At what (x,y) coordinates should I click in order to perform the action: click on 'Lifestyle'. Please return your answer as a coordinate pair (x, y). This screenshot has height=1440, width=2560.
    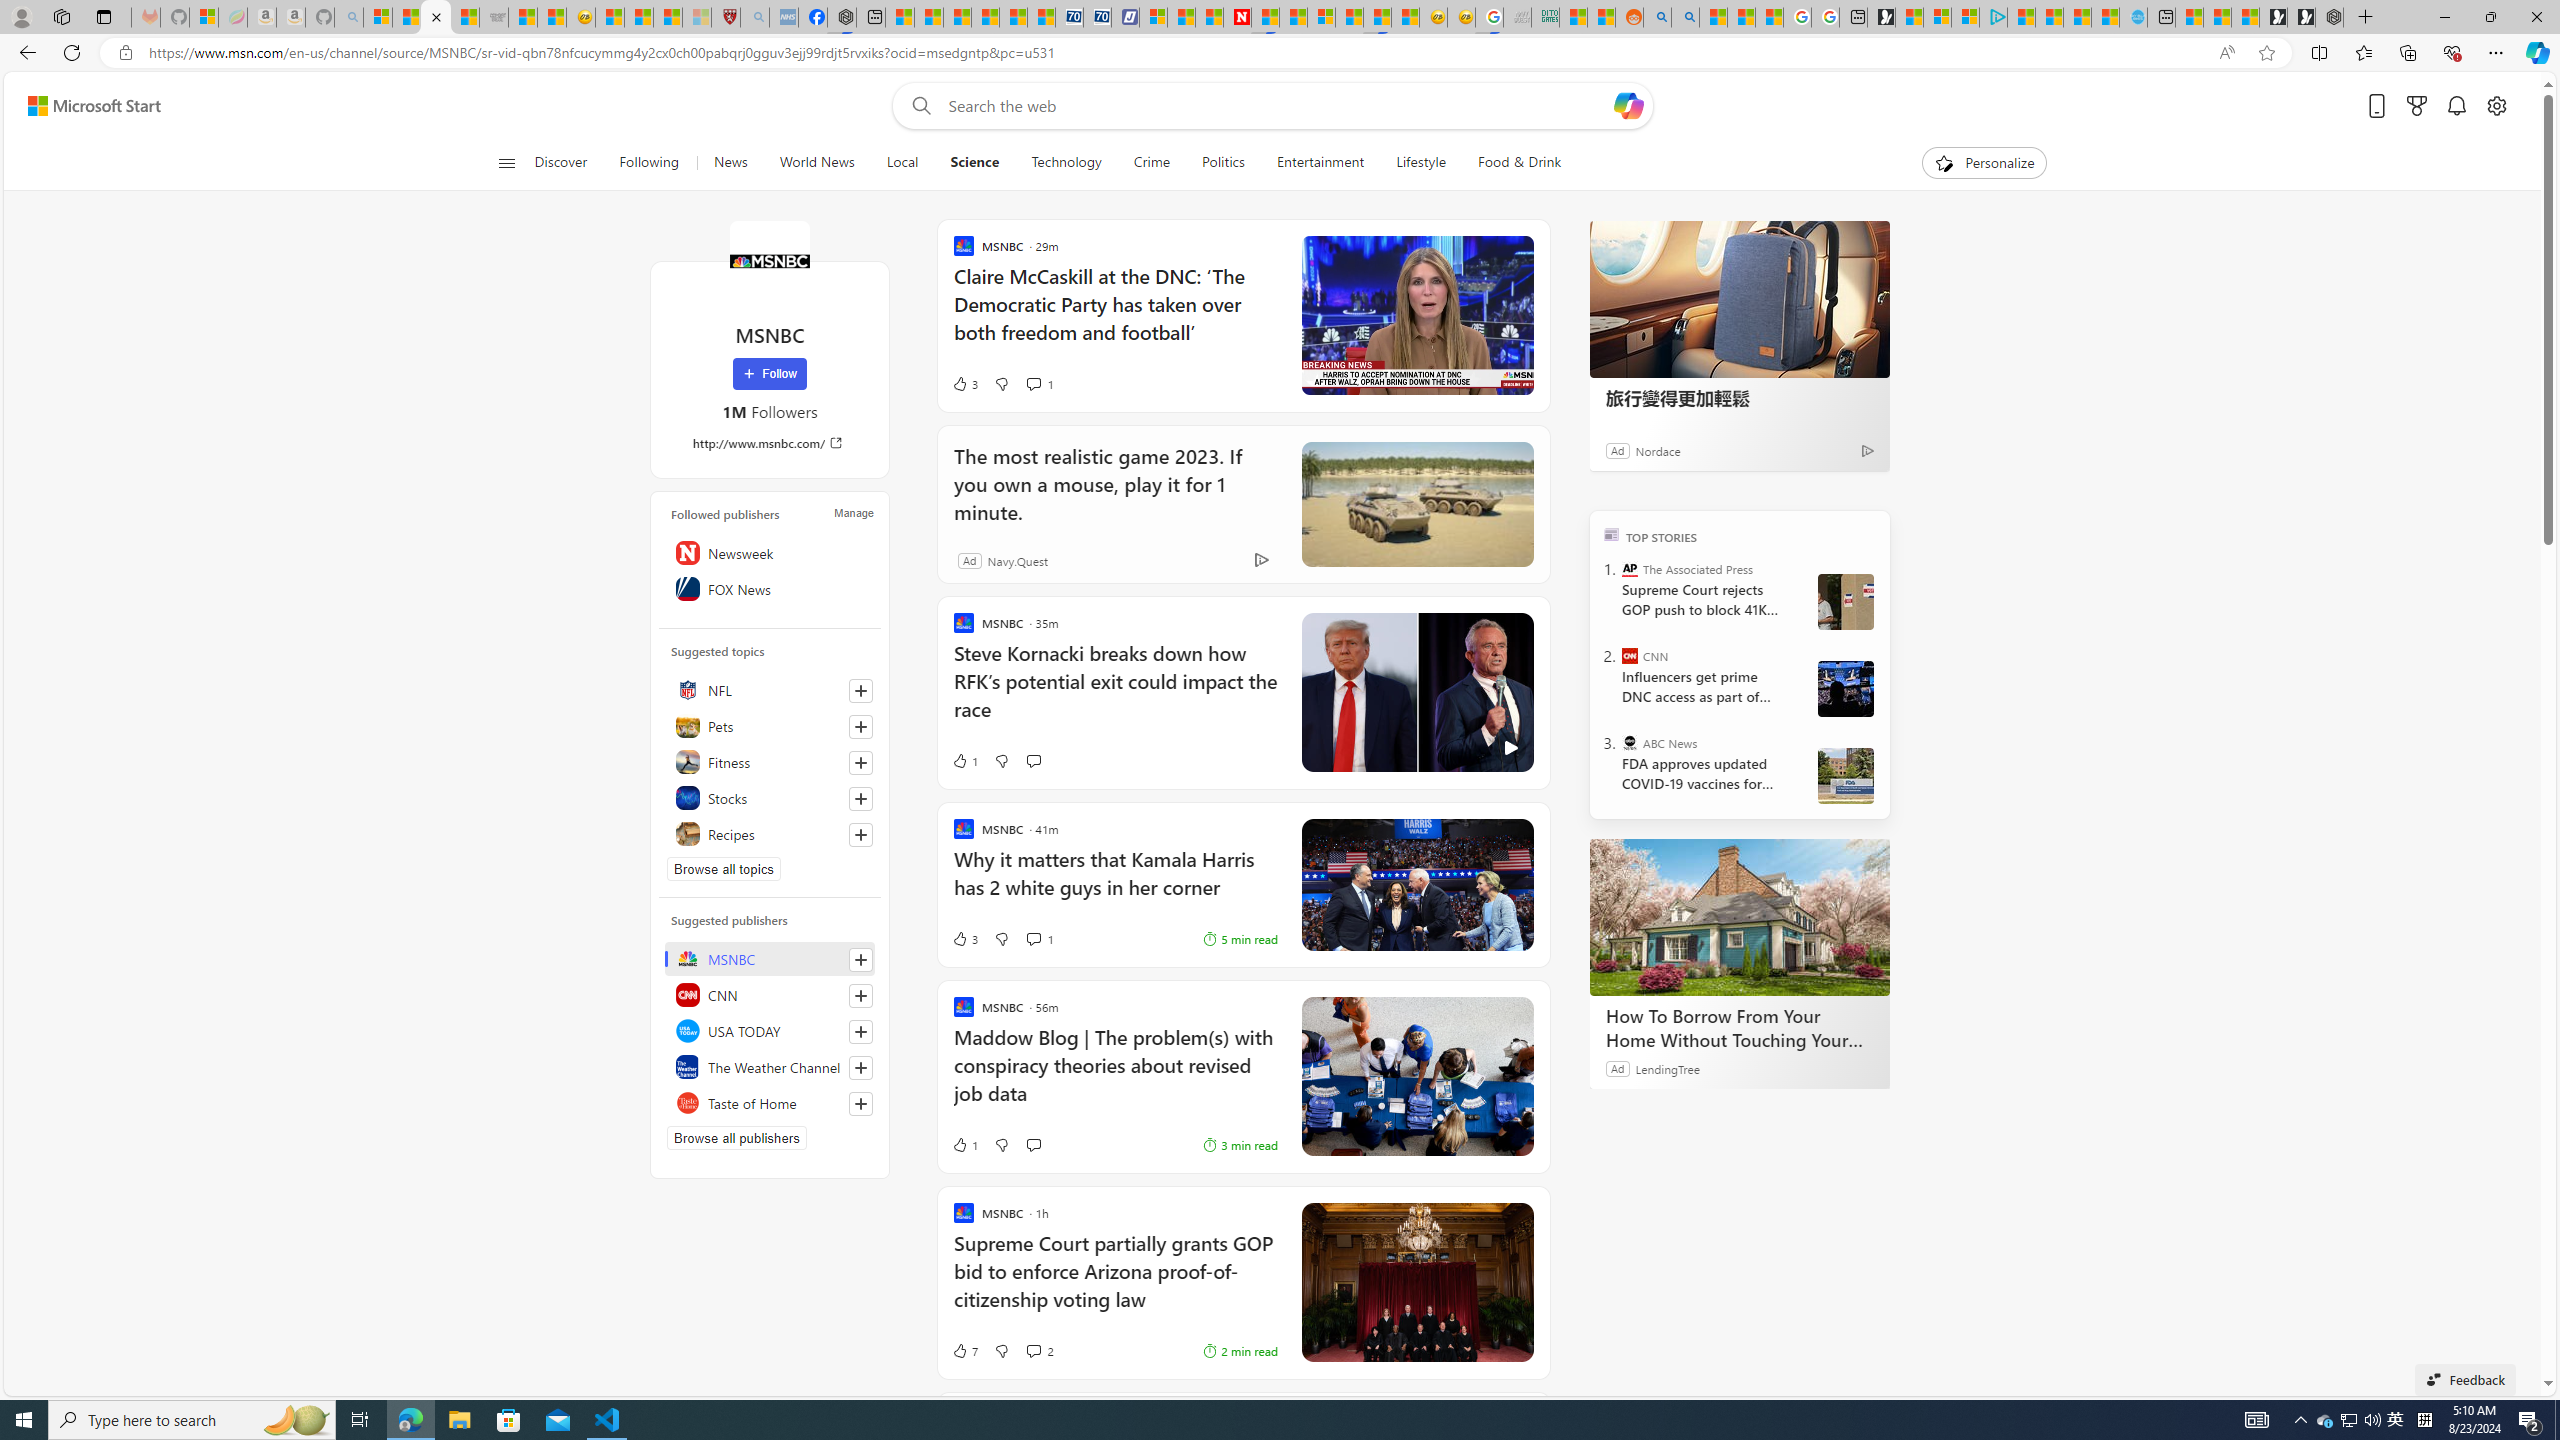
    Looking at the image, I should click on (1419, 162).